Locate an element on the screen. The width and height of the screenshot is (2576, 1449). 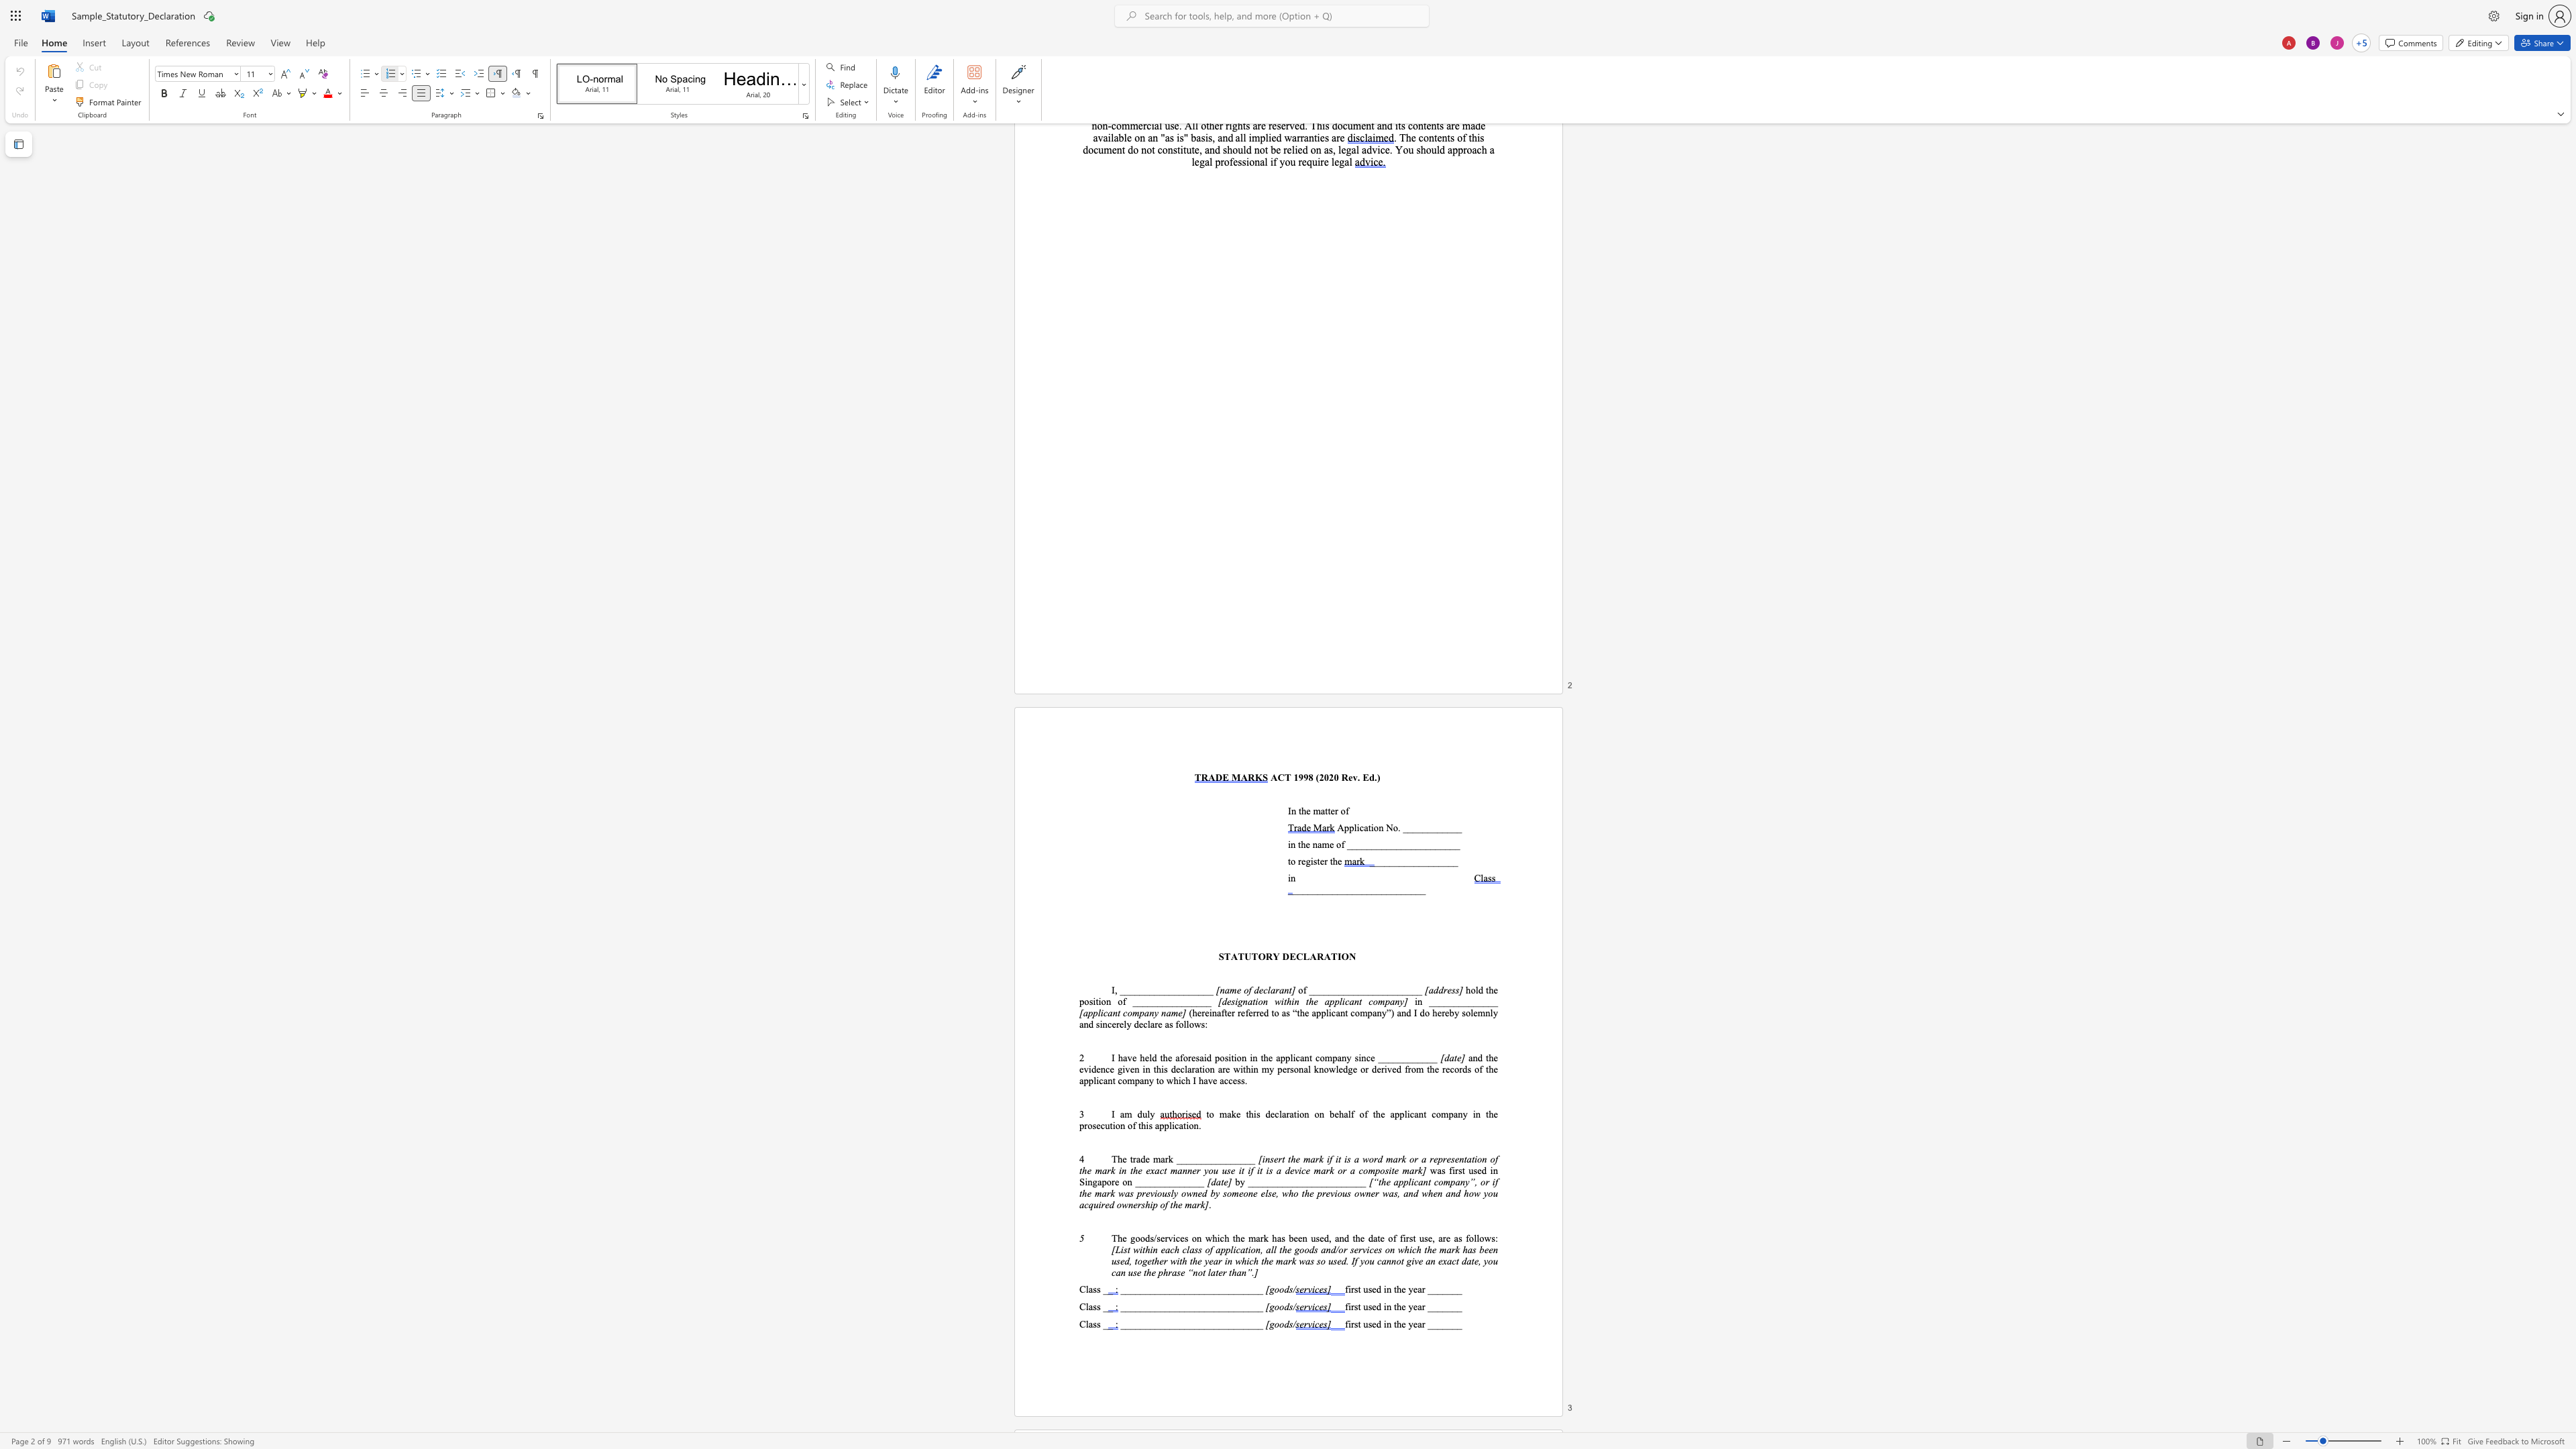
the 25th character "_" in the text is located at coordinates (1240, 1306).